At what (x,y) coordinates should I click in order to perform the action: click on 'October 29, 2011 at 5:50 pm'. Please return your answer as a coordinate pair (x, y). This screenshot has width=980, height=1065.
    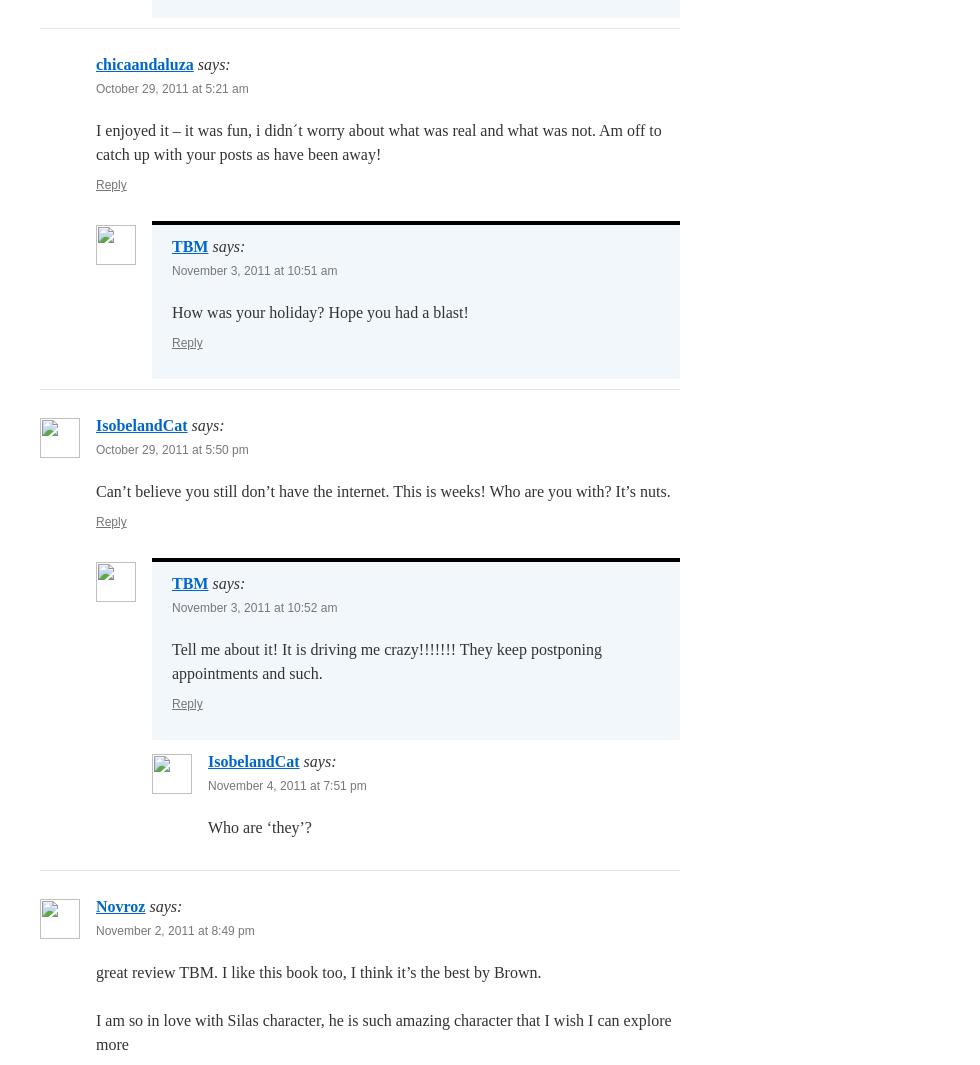
    Looking at the image, I should click on (96, 448).